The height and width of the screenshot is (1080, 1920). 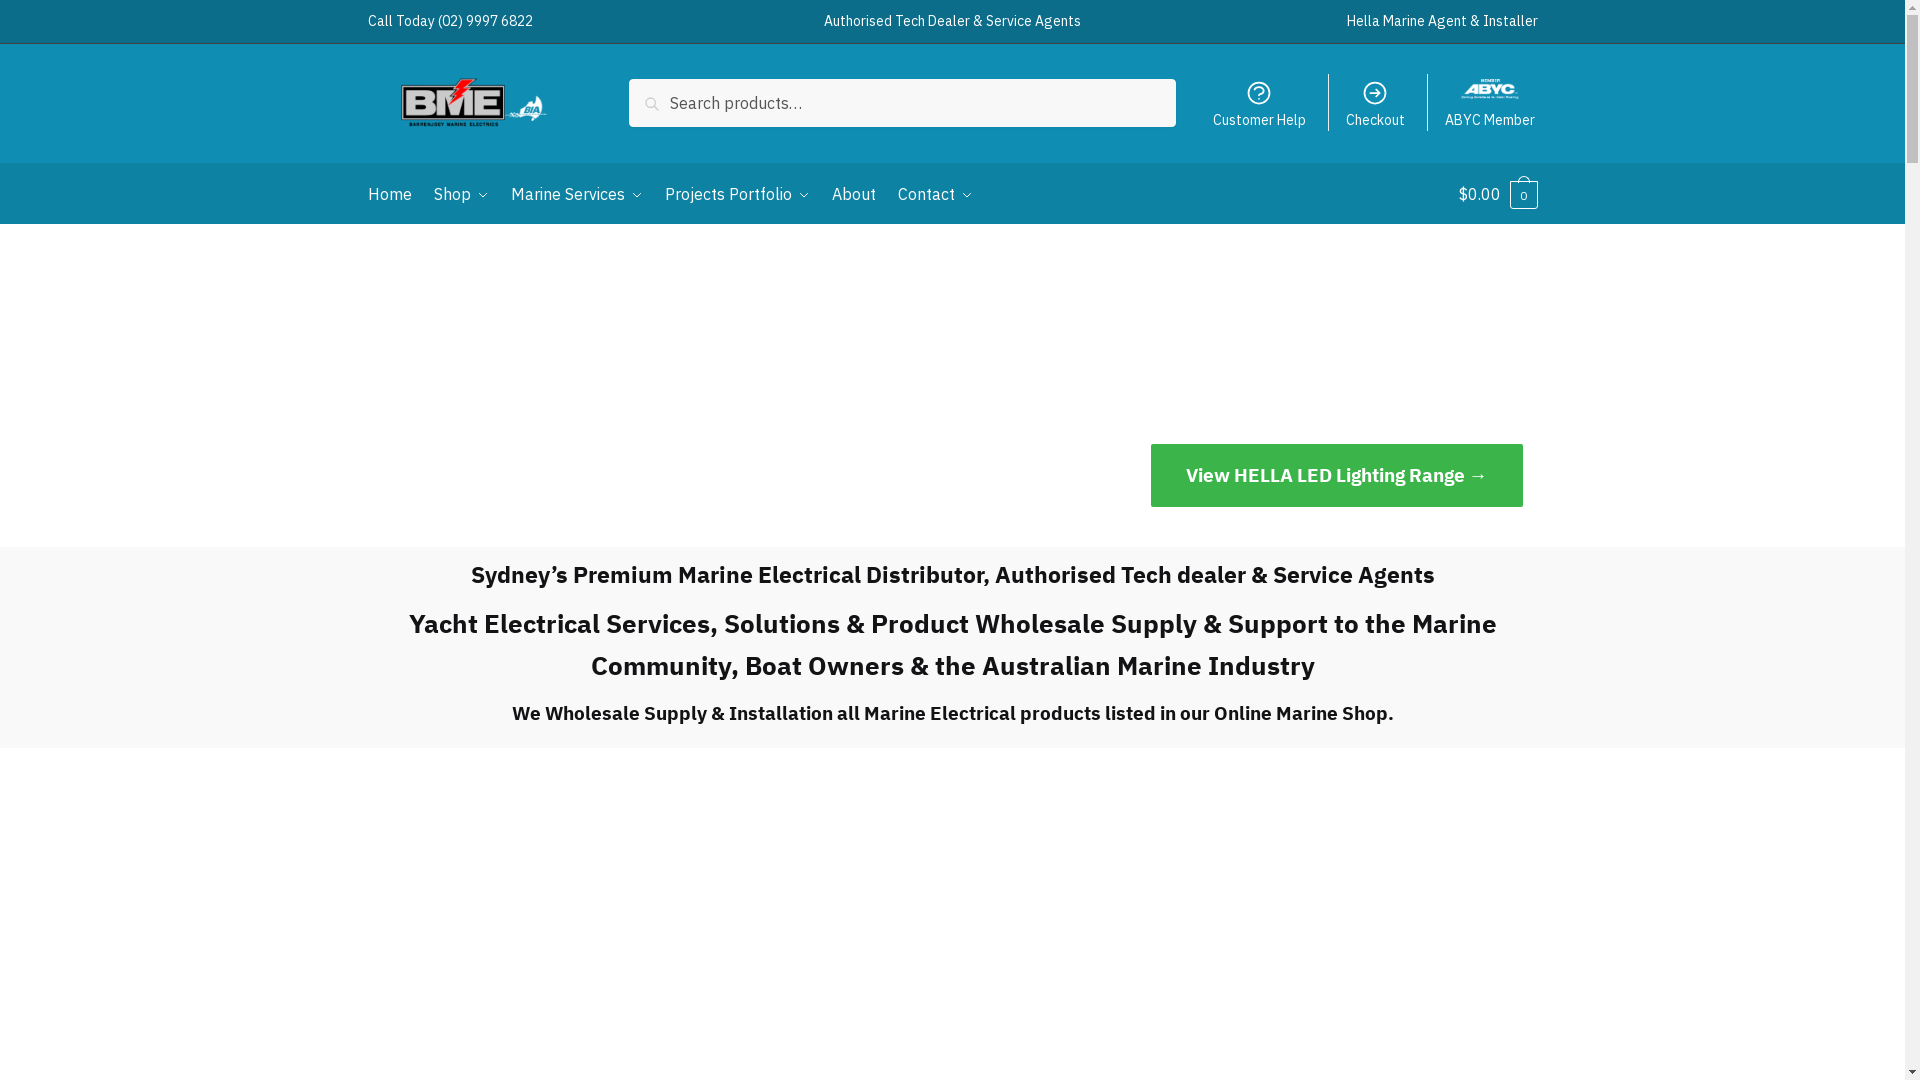 What do you see at coordinates (934, 193) in the screenshot?
I see `'Contact'` at bounding box center [934, 193].